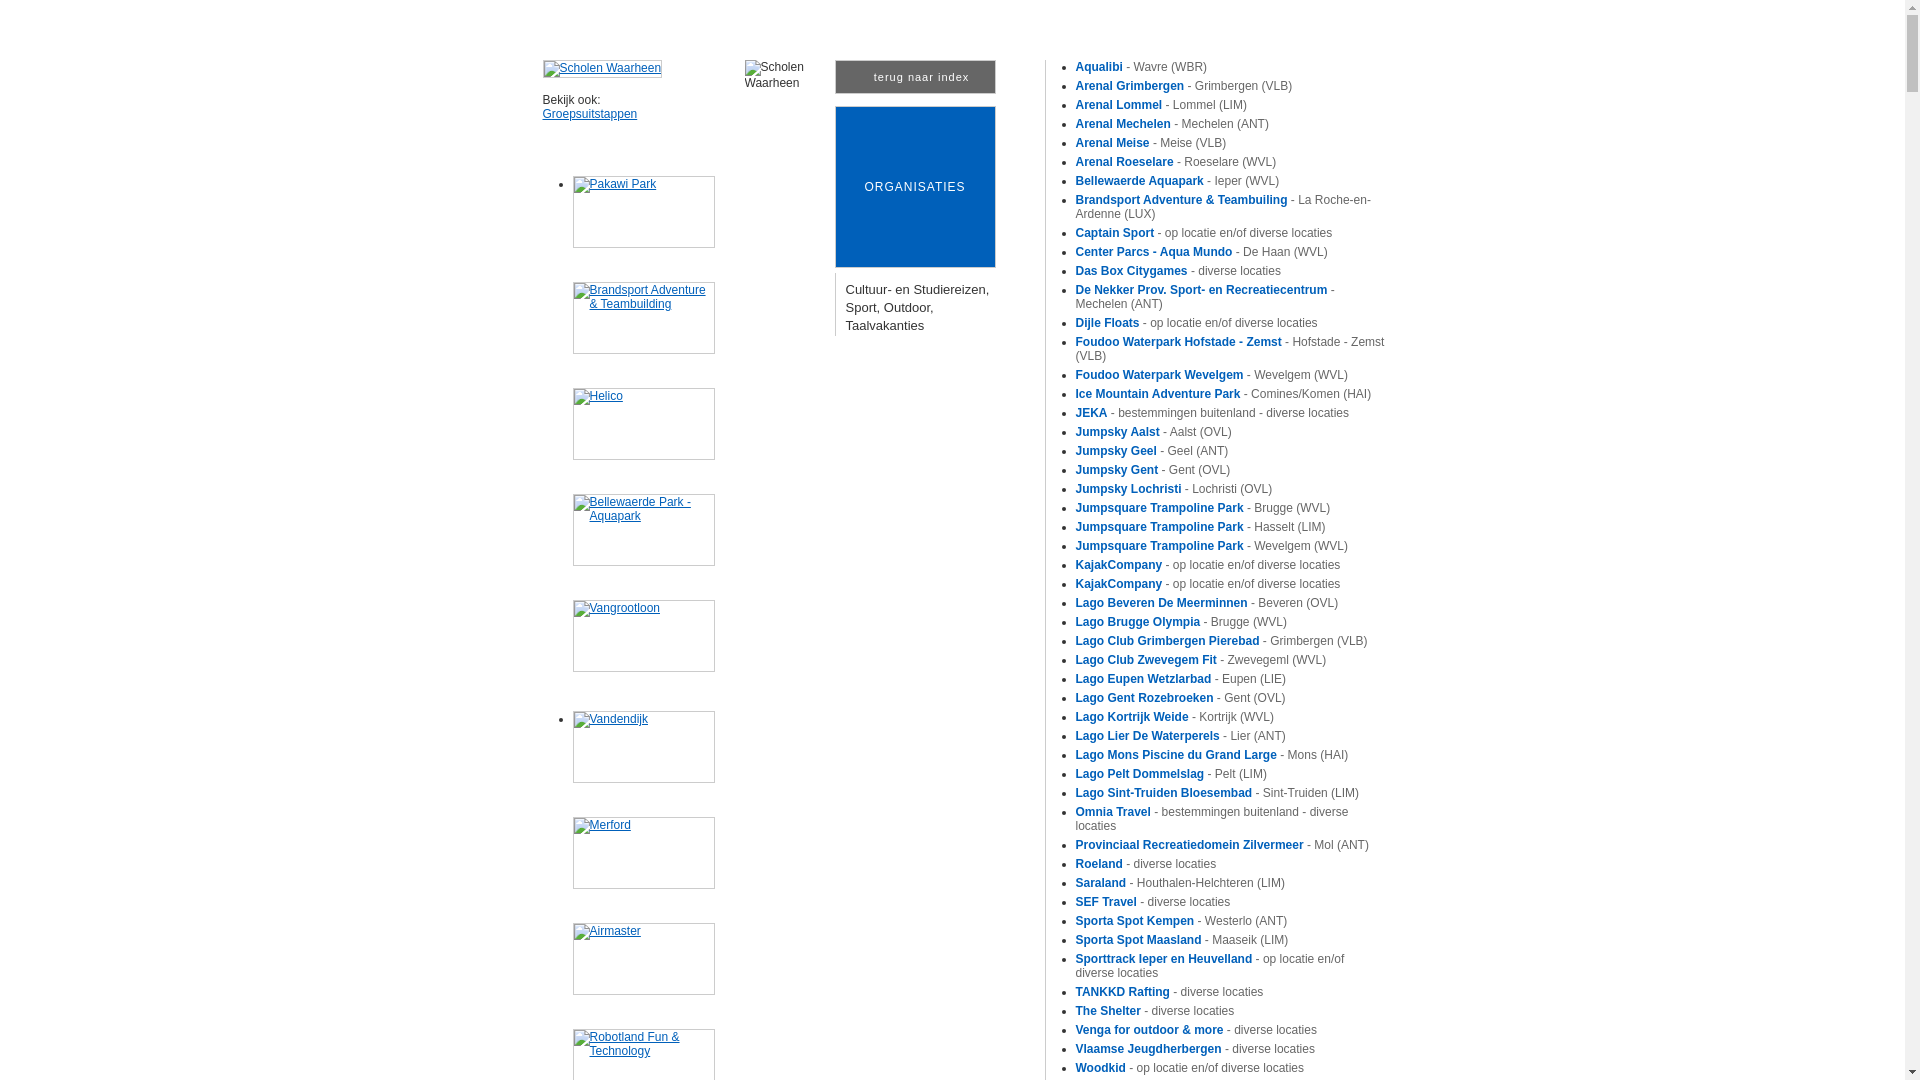  What do you see at coordinates (1074, 411) in the screenshot?
I see `'JEKA - bestemmingen buitenland - diverse locaties'` at bounding box center [1074, 411].